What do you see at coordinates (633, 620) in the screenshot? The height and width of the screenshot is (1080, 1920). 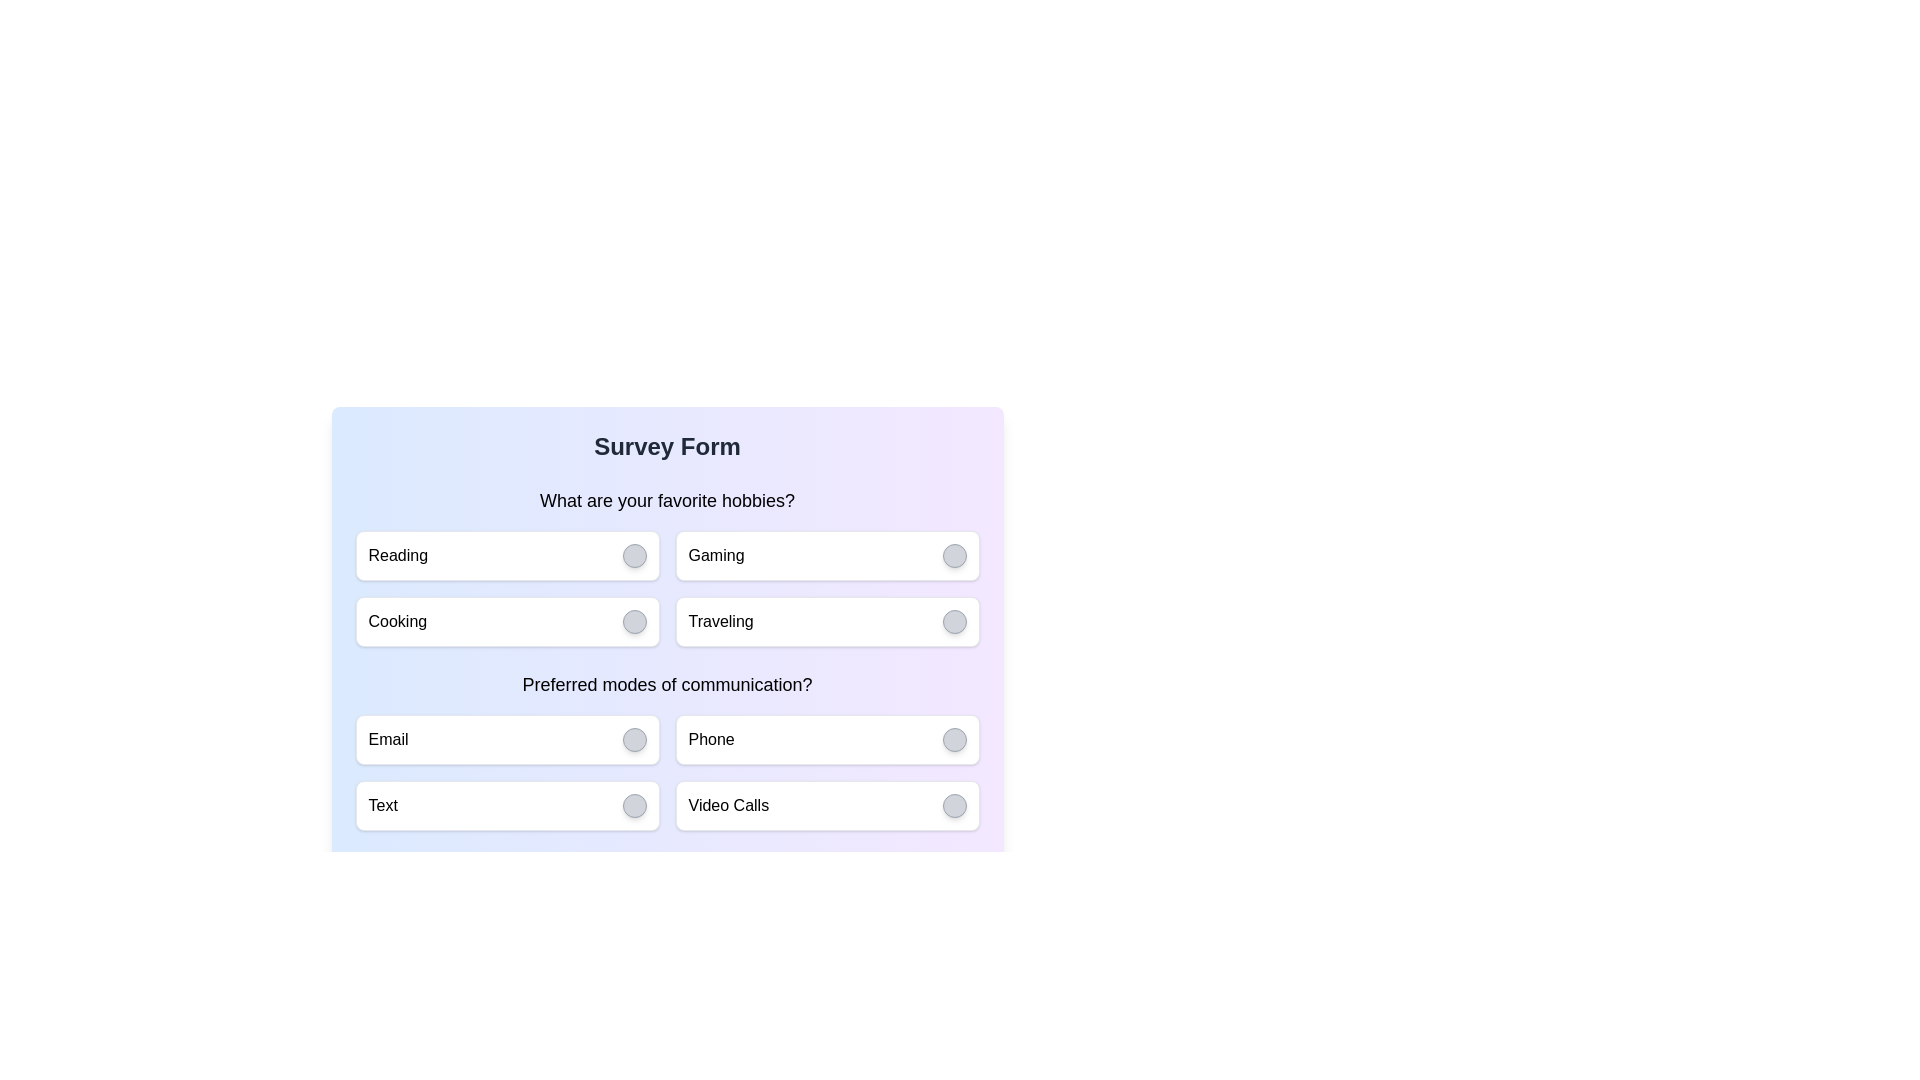 I see `the circular radio button with a light gray background located next to the text 'Cooking' in the 'What are your favorite hobbies?' section` at bounding box center [633, 620].